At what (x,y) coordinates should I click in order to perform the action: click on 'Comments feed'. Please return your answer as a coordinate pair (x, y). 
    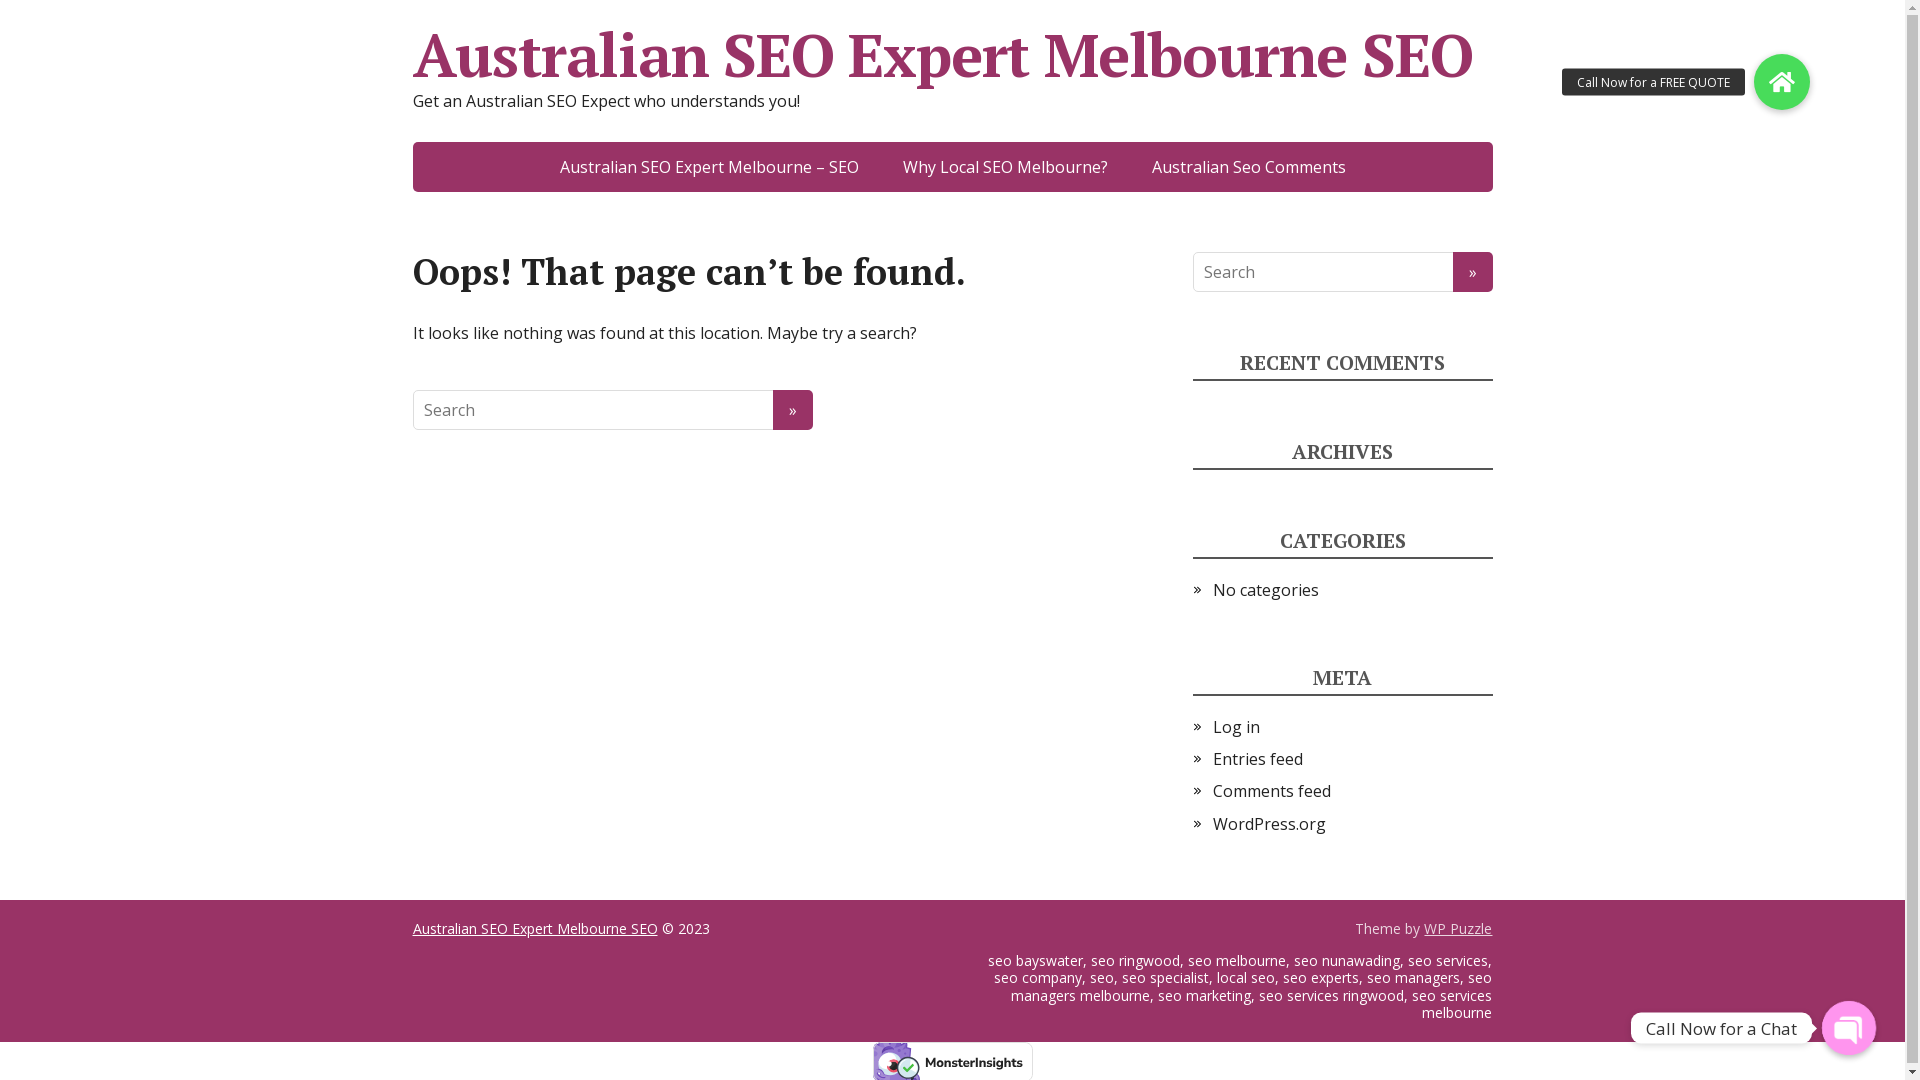
    Looking at the image, I should click on (1270, 789).